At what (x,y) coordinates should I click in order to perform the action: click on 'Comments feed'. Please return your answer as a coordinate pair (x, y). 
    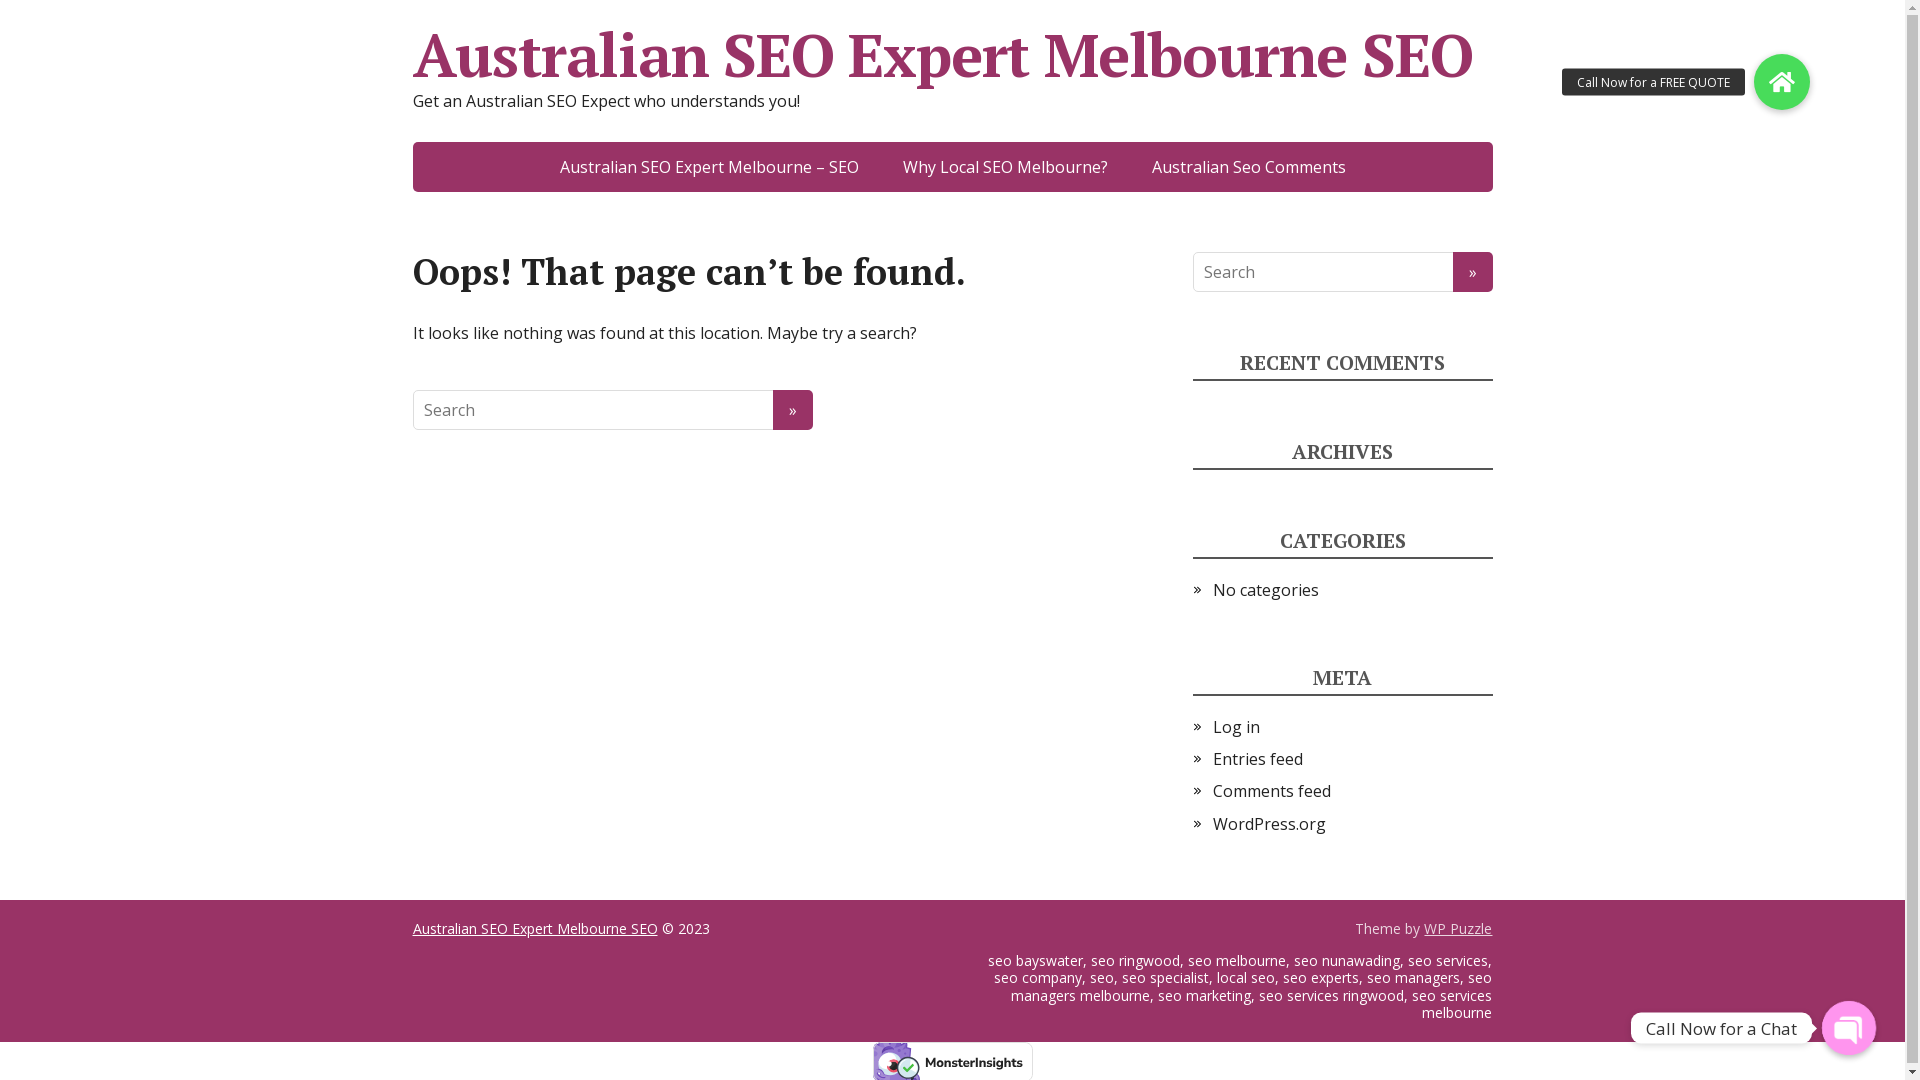
    Looking at the image, I should click on (1270, 789).